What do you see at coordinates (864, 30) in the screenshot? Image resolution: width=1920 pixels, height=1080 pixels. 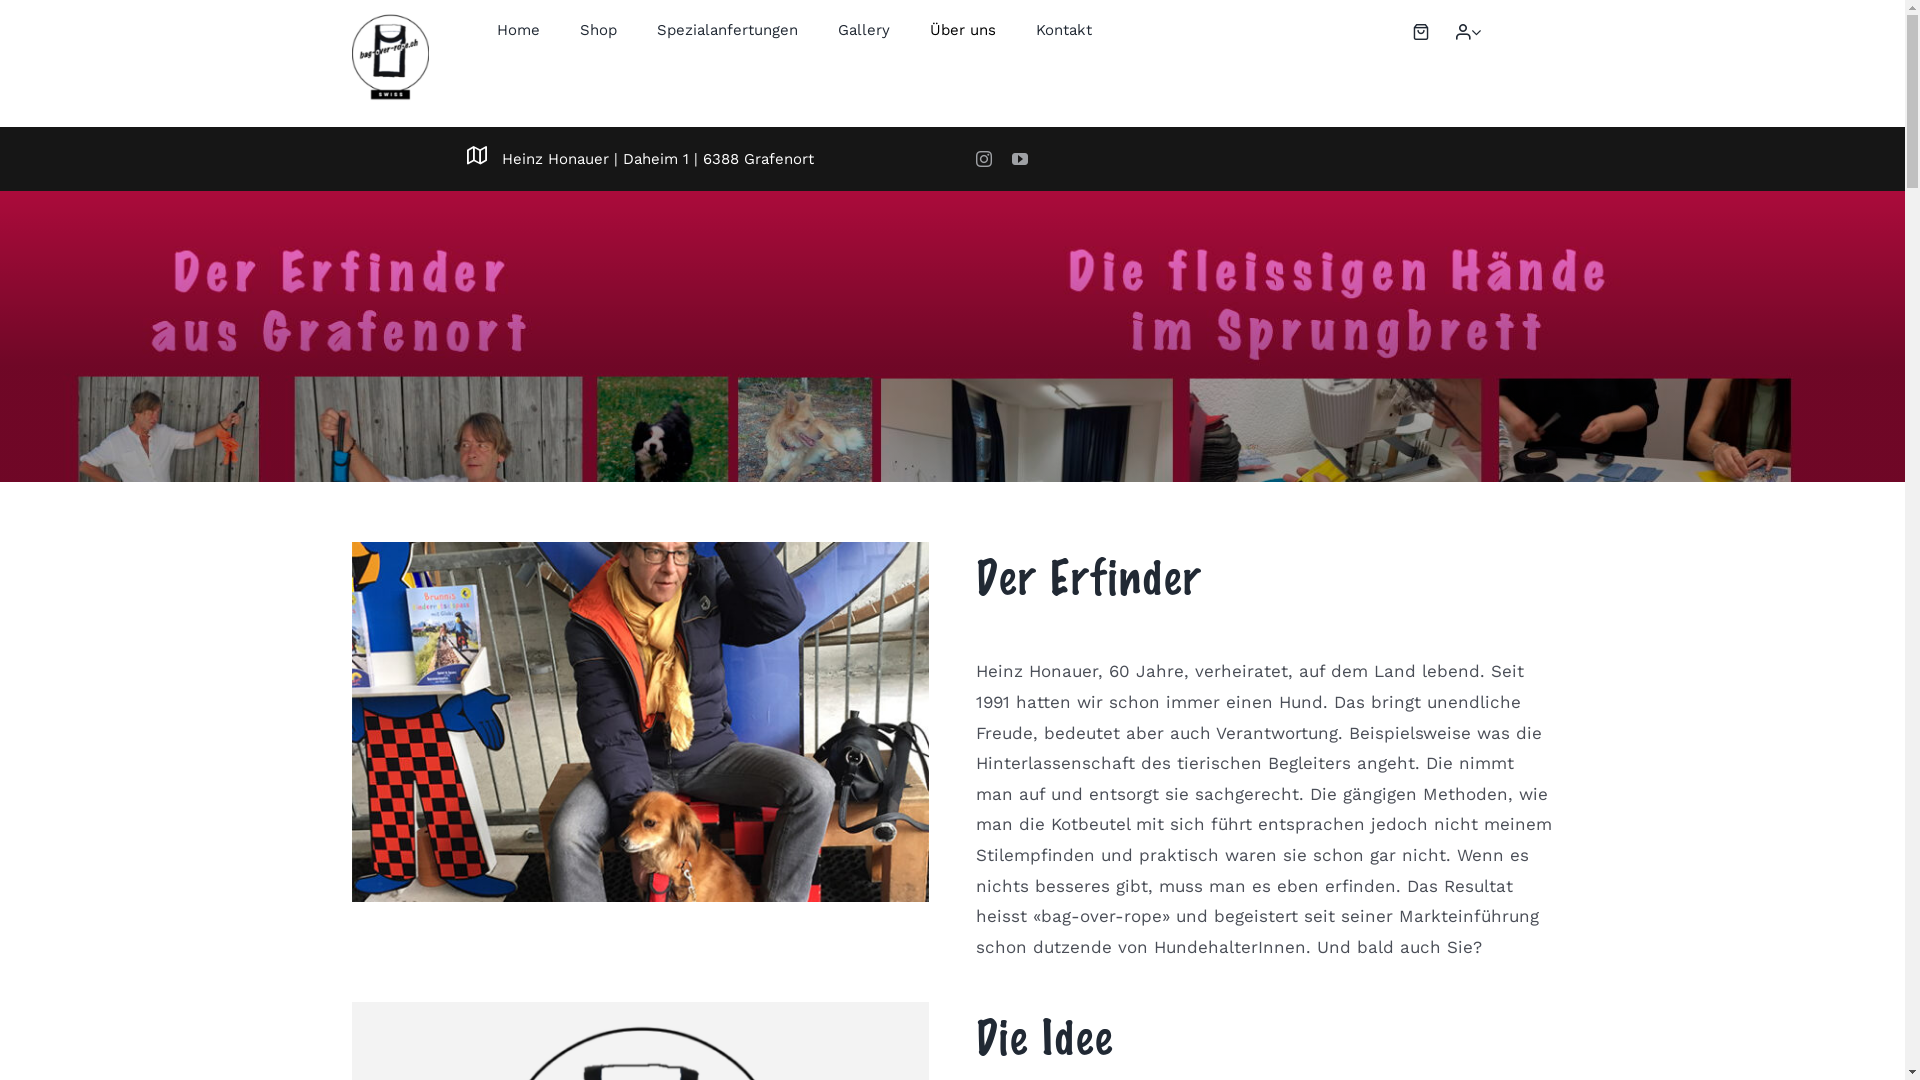 I see `'Gallery'` at bounding box center [864, 30].